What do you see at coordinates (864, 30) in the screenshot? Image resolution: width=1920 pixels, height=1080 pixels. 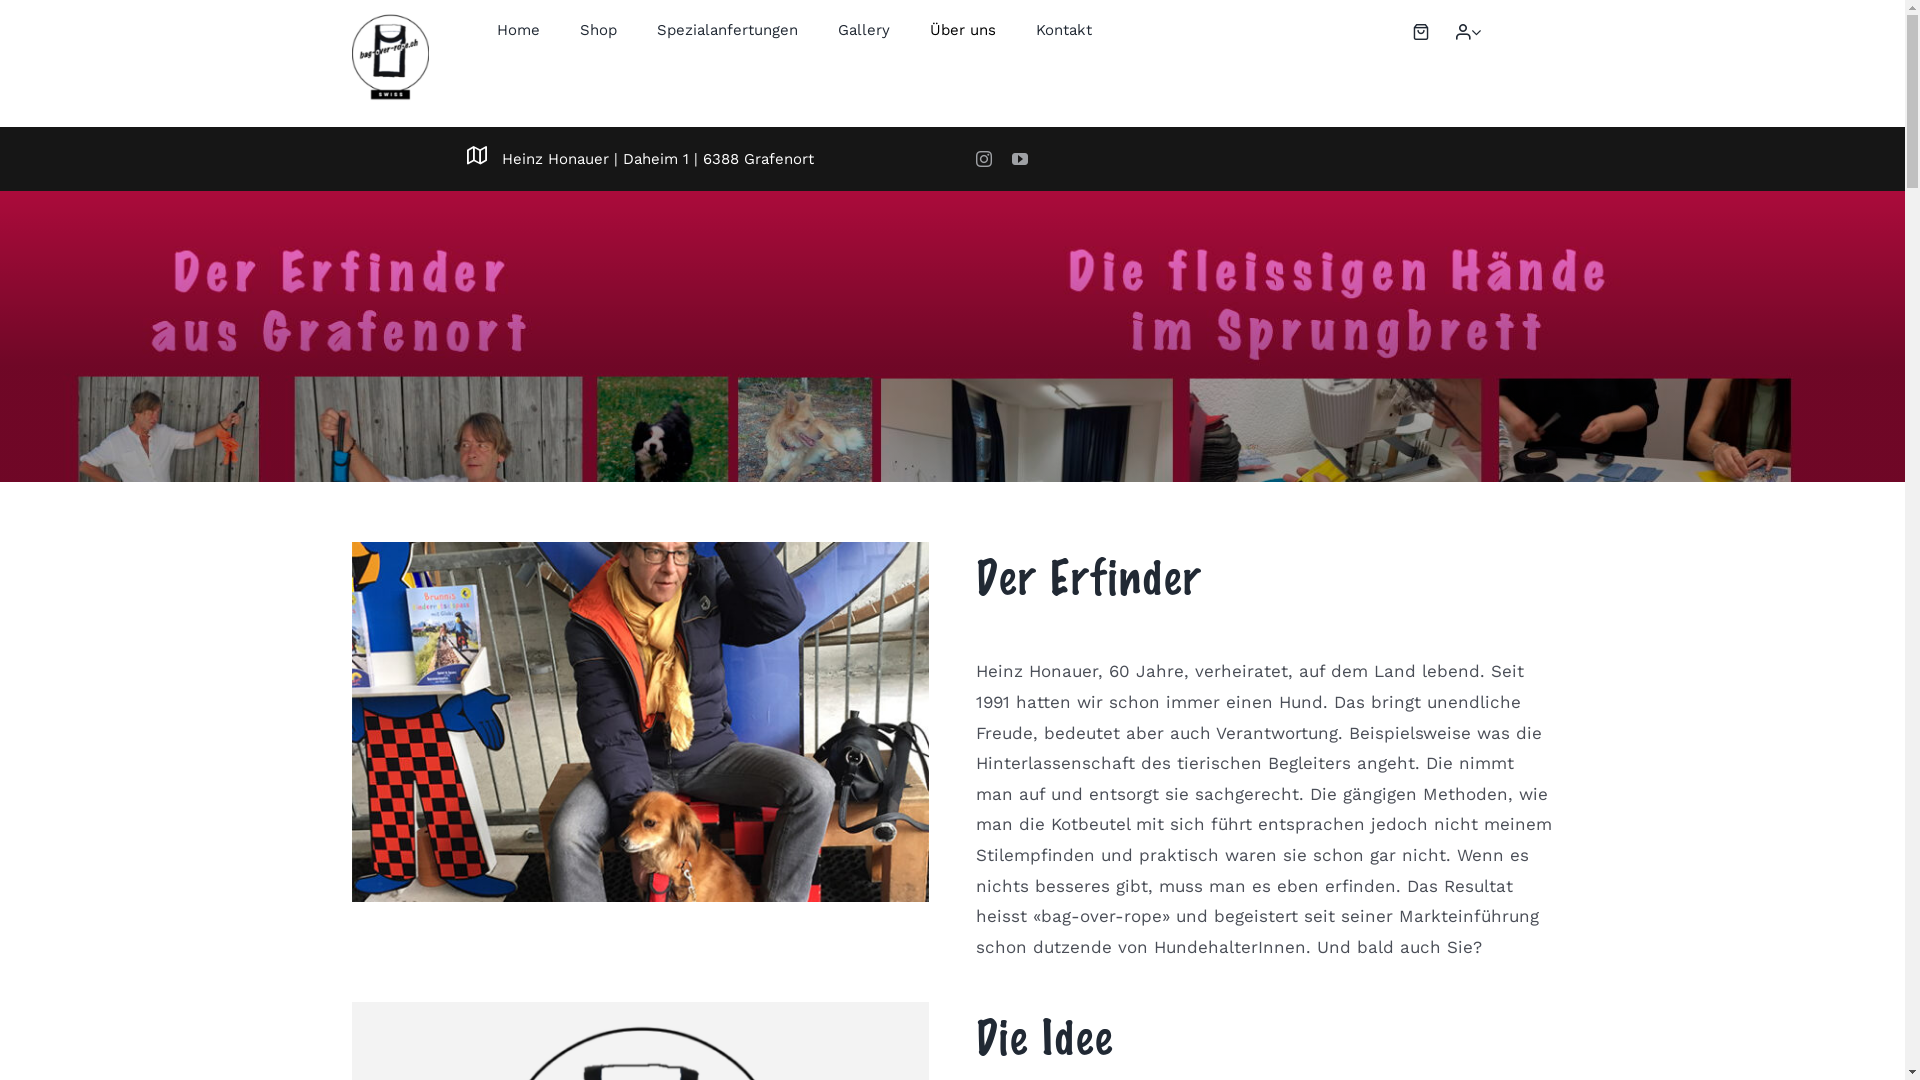 I see `'Gallery'` at bounding box center [864, 30].